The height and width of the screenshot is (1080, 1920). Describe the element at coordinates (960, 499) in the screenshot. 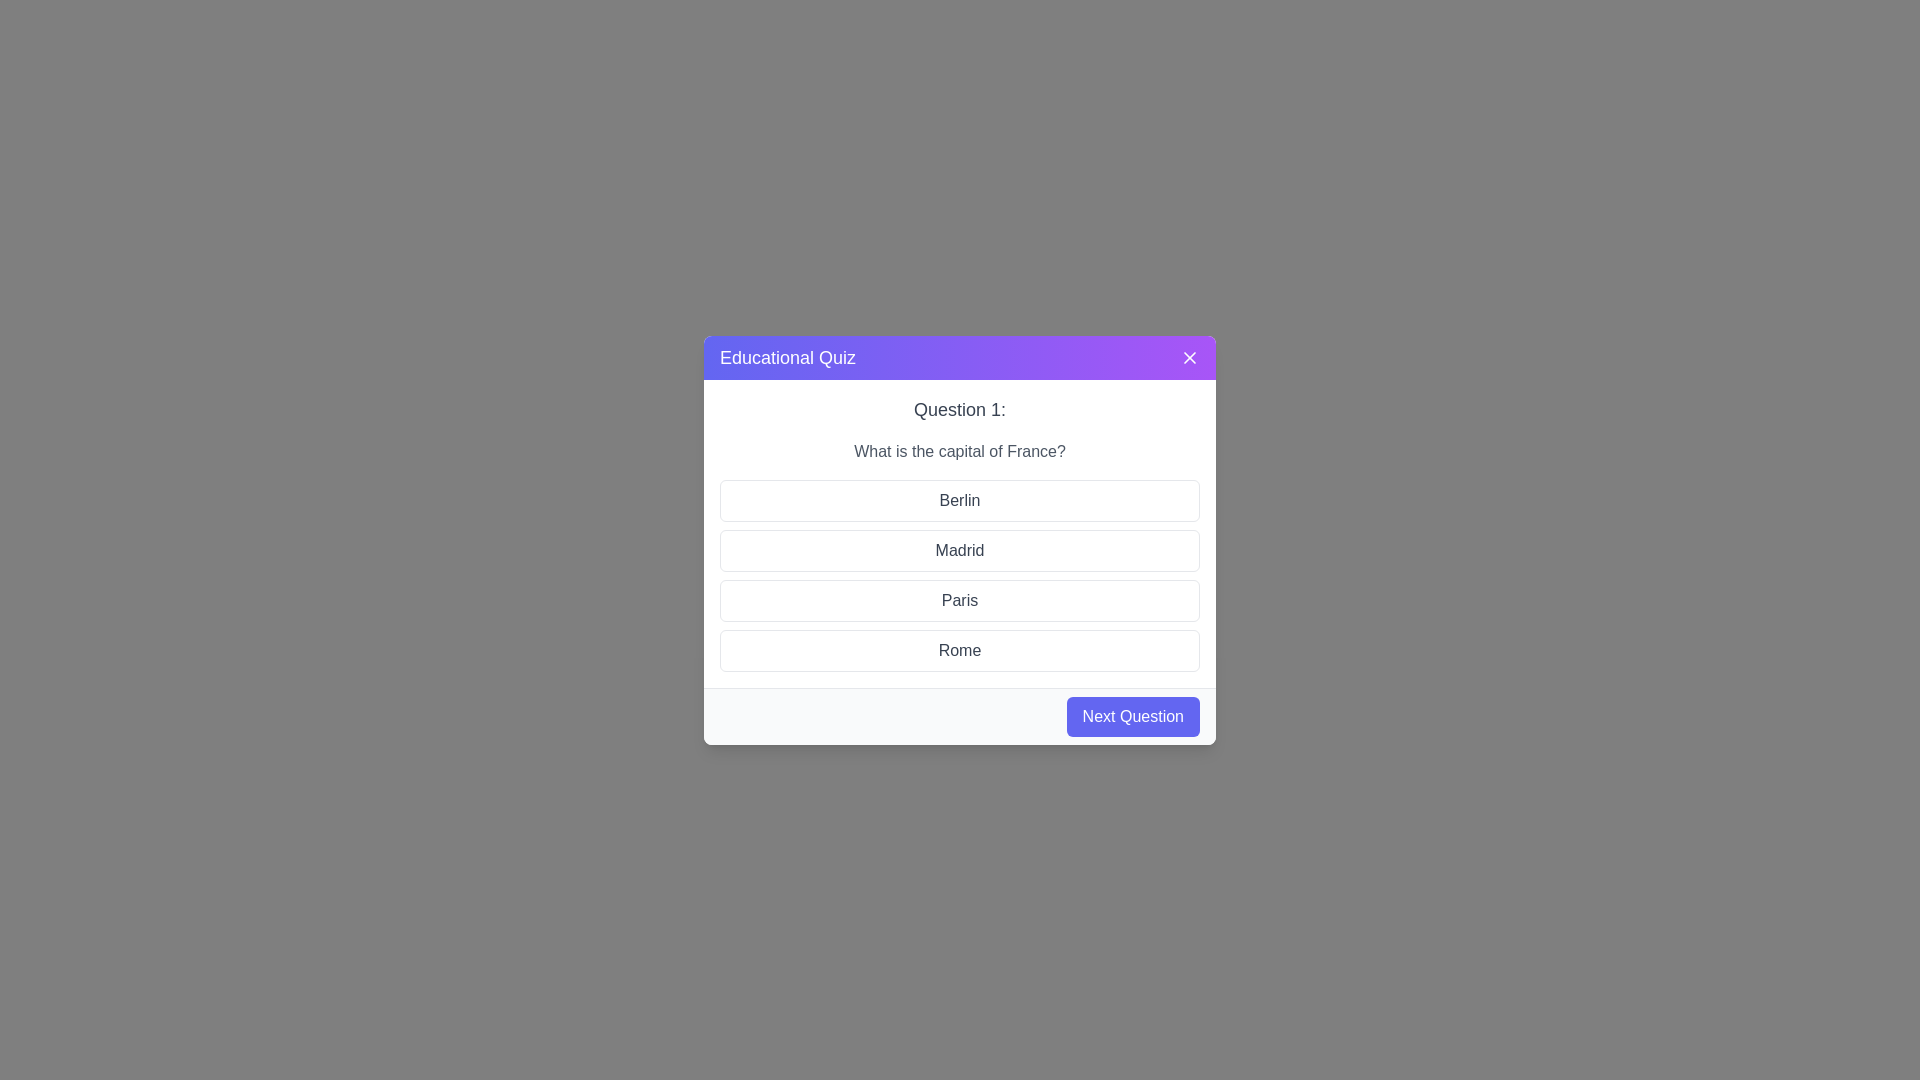

I see `the first answer option button labeled 'Berlin'` at that location.